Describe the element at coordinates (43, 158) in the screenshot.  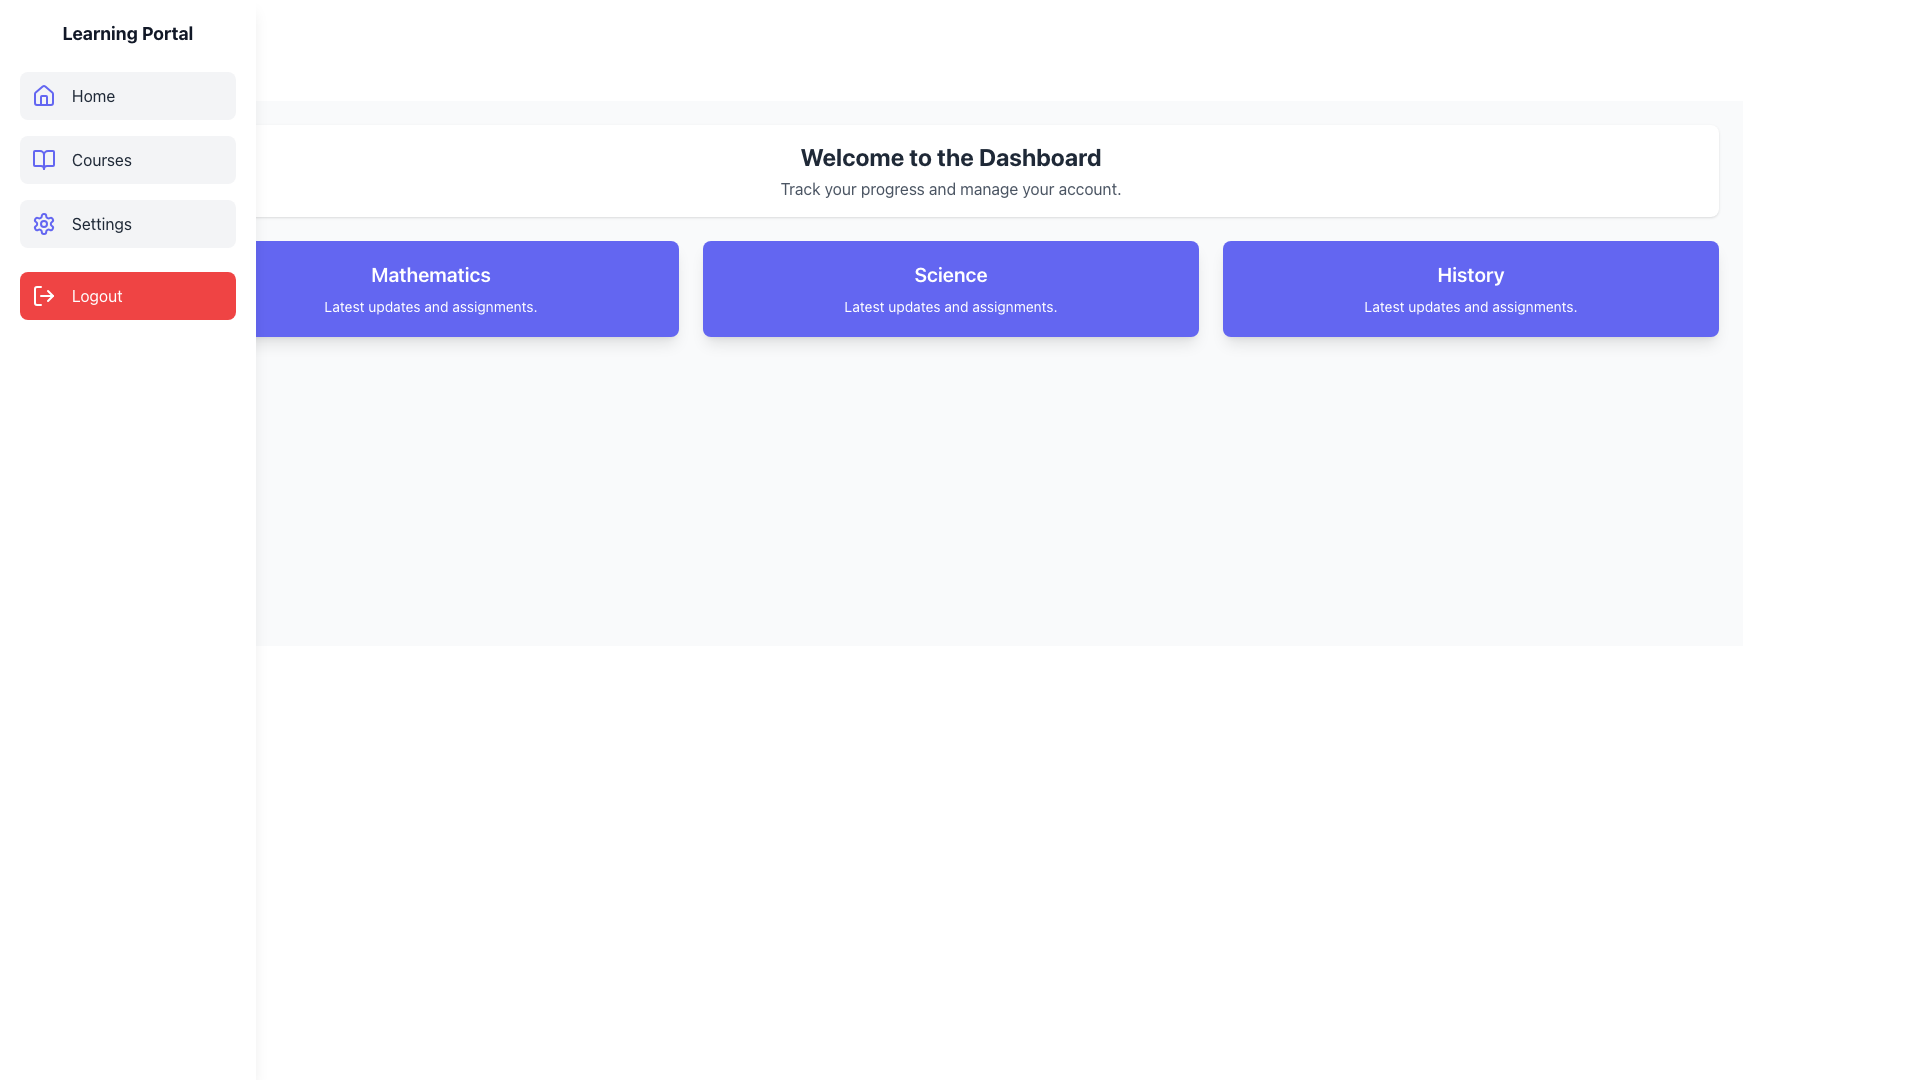
I see `the blue open book icon in the vertical sidebar menu labeled 'Courses', positioned between 'Home' and 'Settings'` at that location.